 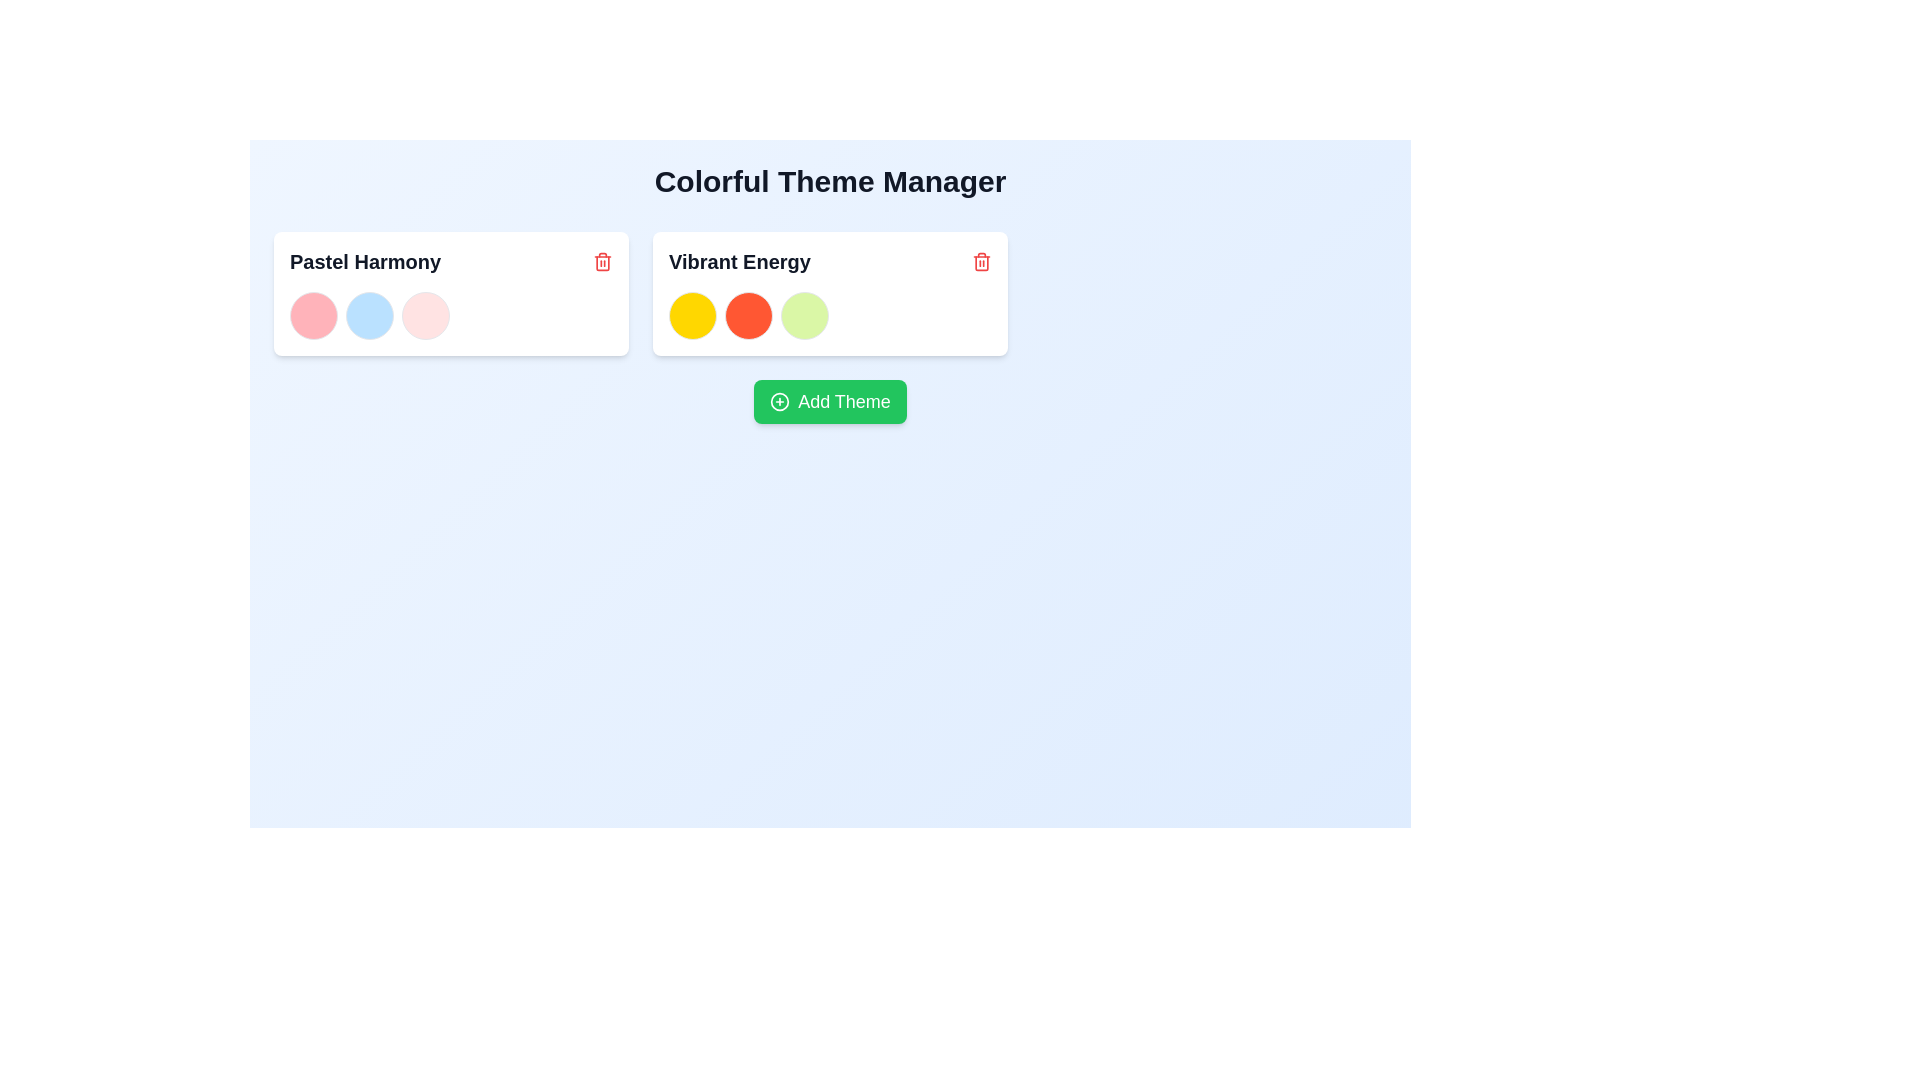 What do you see at coordinates (425, 315) in the screenshot?
I see `the color swatch, which is the third circle from the left inside the 'Pastel Harmony' card located in the top-left corner of the interface` at bounding box center [425, 315].